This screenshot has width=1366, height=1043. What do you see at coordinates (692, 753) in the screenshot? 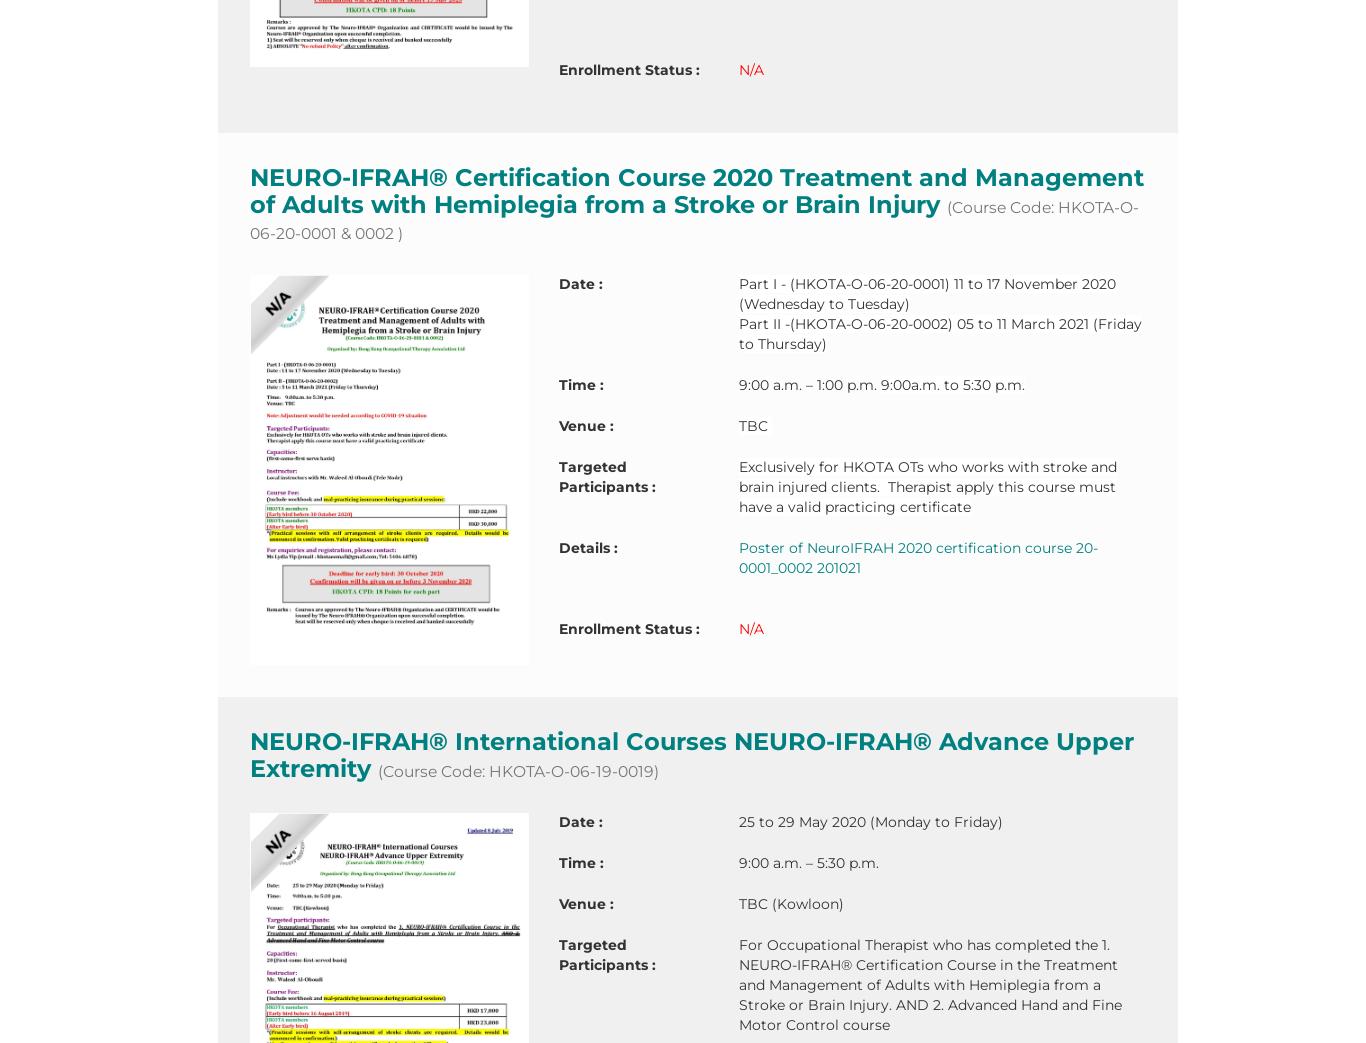
I see `'NEURO-IFRAH® International Courses NEURO-IFRAH® Advance Upper Extremity'` at bounding box center [692, 753].